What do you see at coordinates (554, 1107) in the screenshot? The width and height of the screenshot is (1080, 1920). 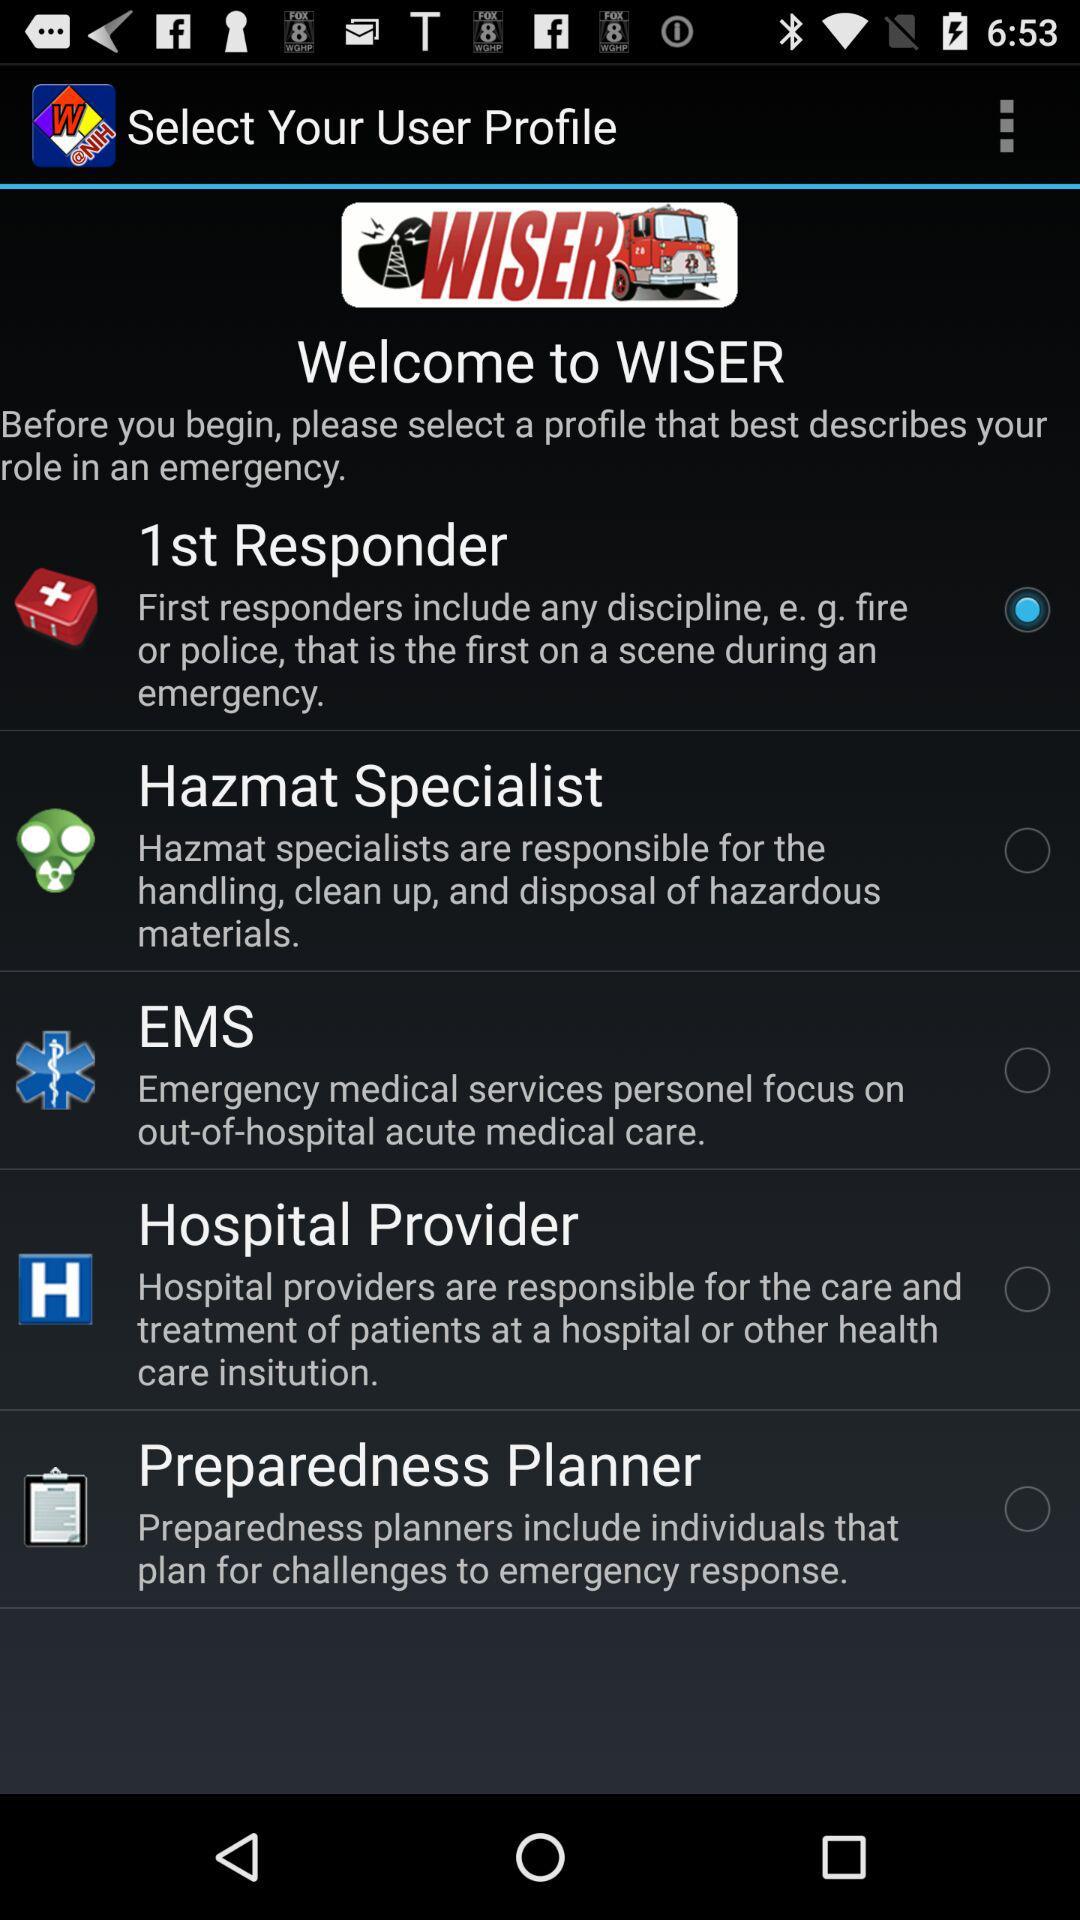 I see `item above hospital provider item` at bounding box center [554, 1107].